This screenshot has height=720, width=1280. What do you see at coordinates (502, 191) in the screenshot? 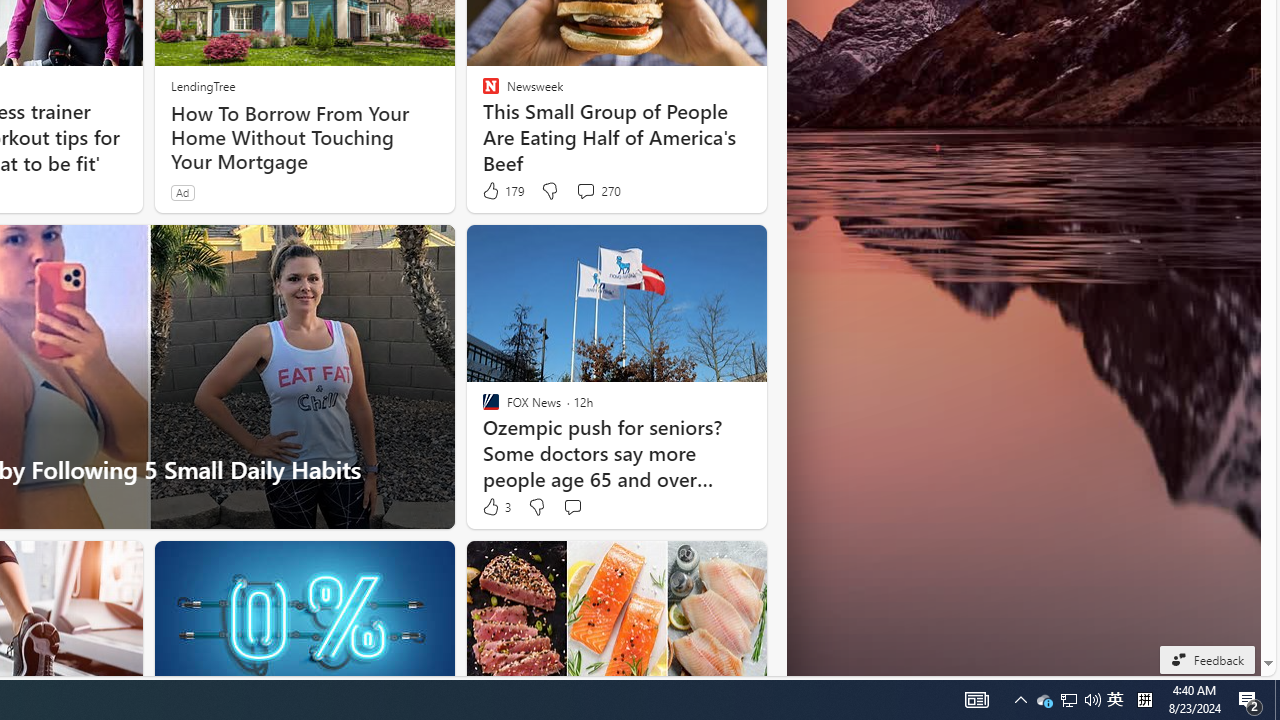
I see `'179 Like'` at bounding box center [502, 191].